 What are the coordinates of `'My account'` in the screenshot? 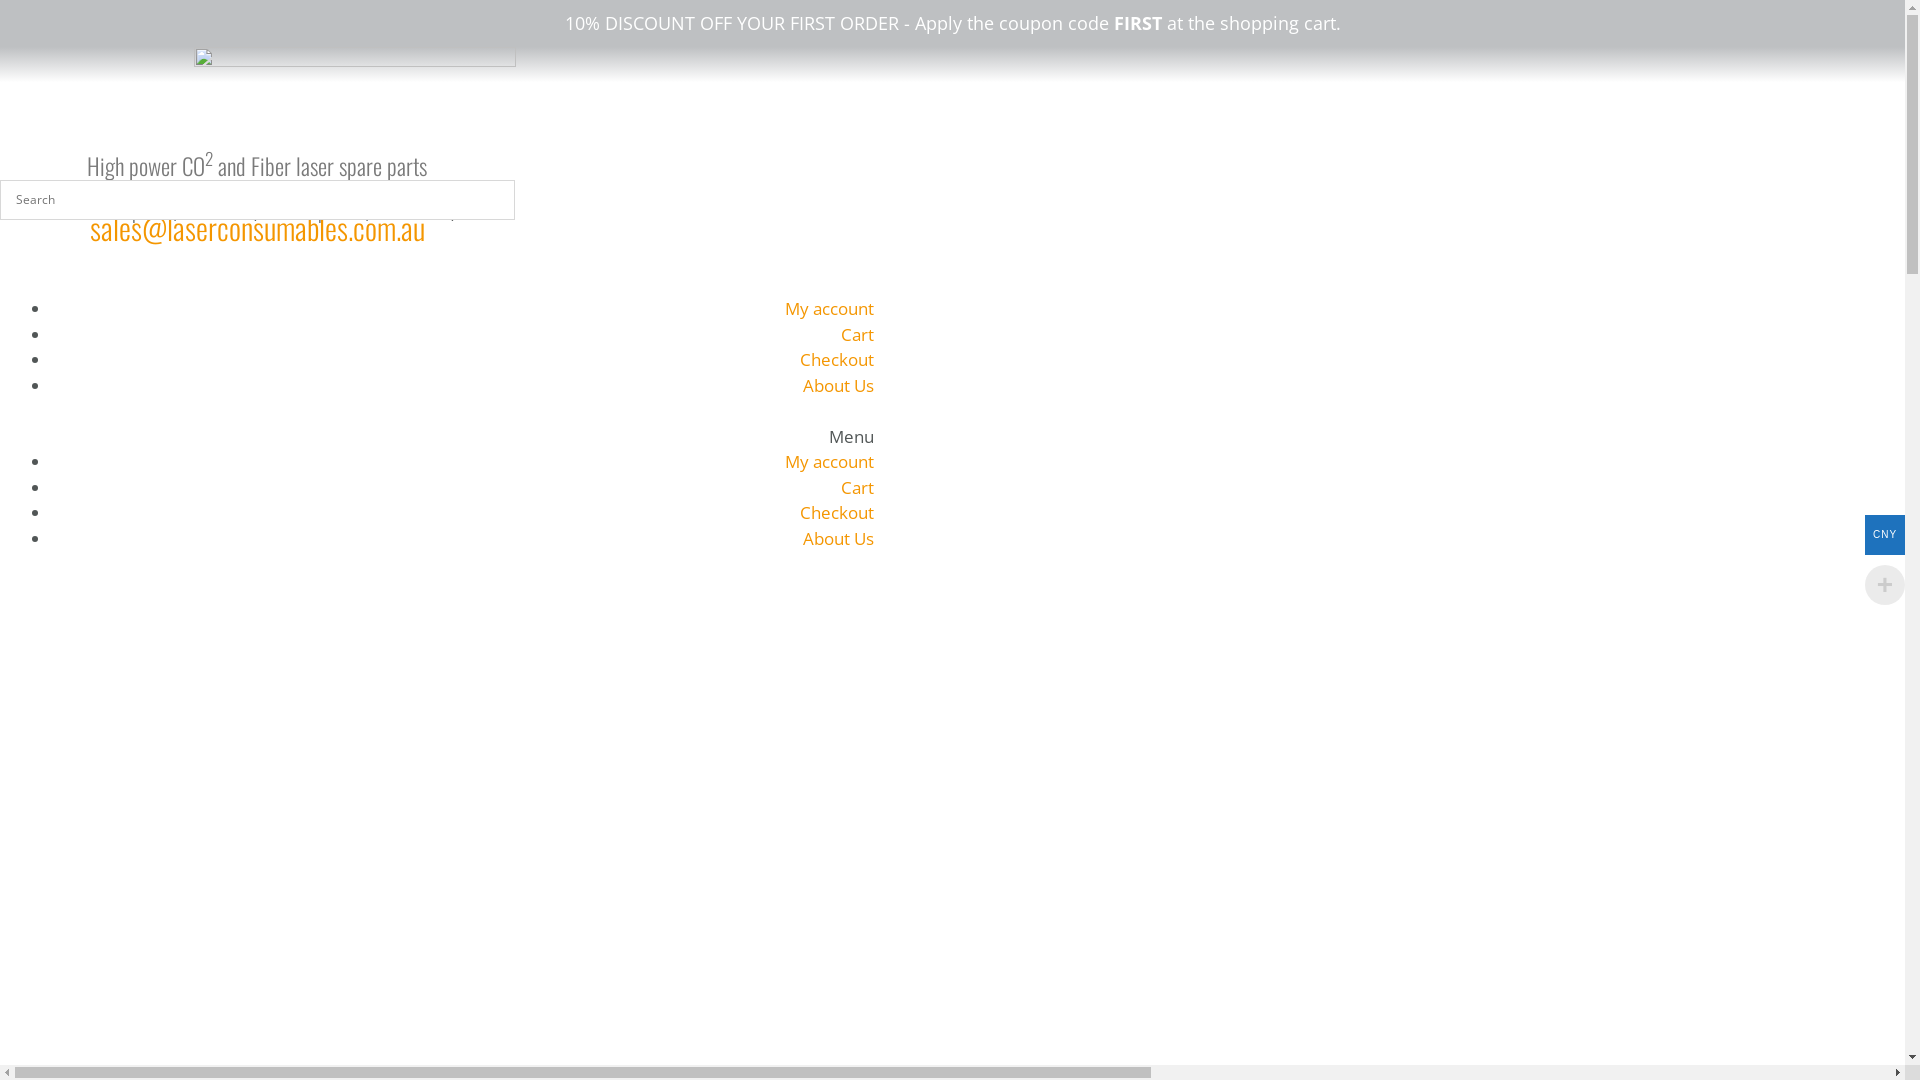 It's located at (829, 461).